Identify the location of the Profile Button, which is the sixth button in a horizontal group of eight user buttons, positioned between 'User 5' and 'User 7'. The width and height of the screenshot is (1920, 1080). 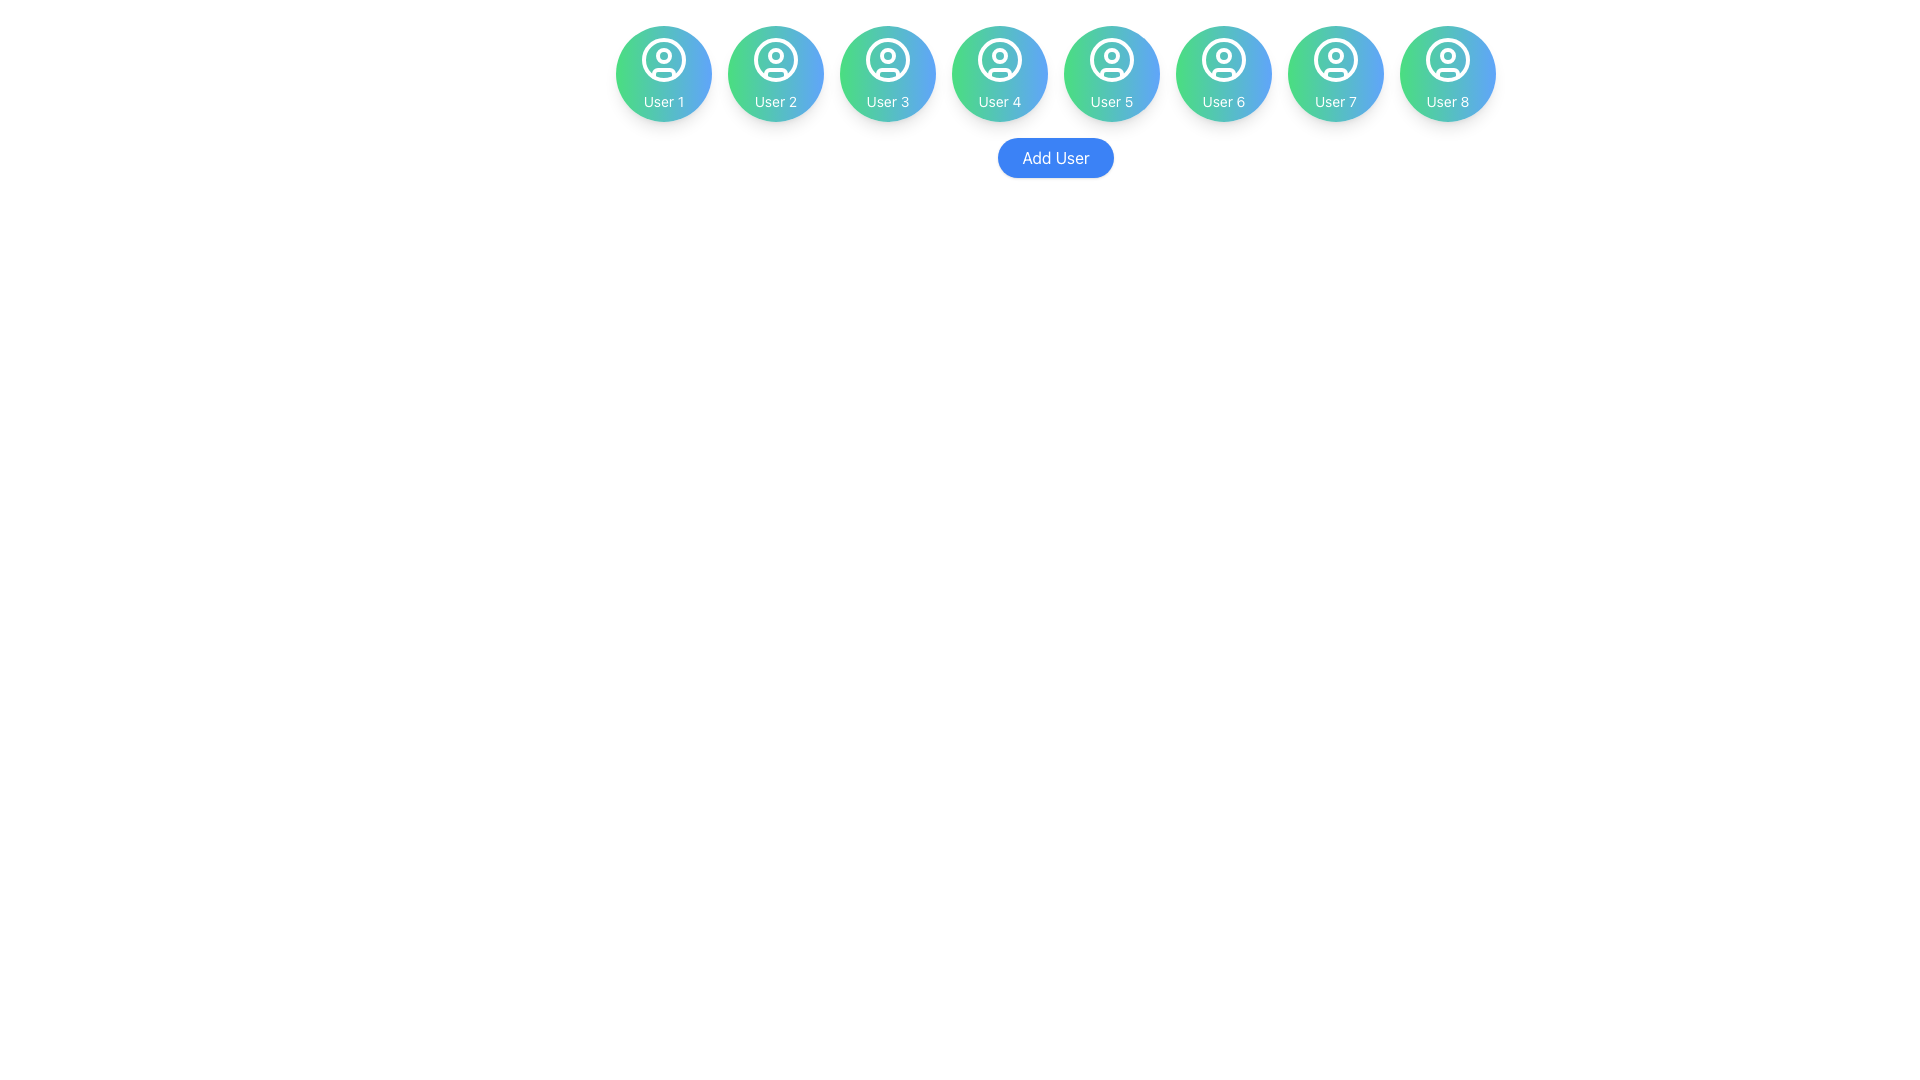
(1223, 72).